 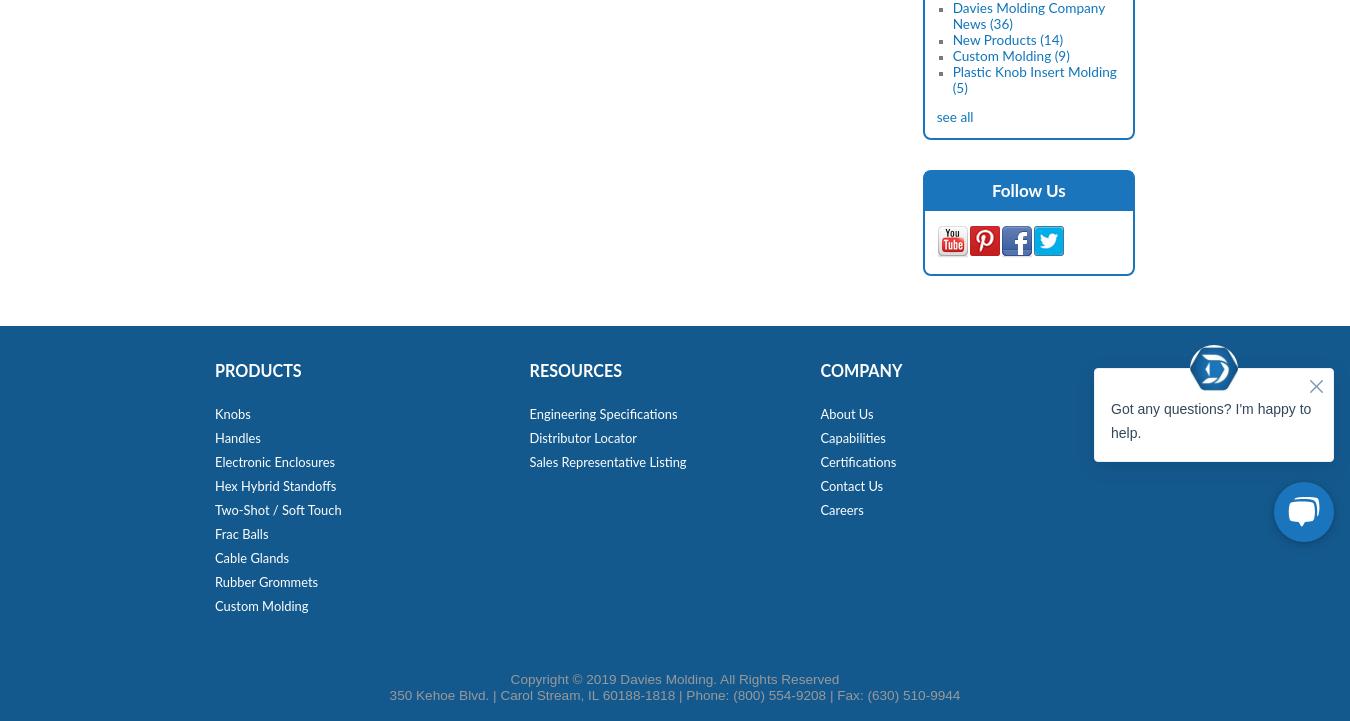 I want to click on 'Engineering Specifications', so click(x=603, y=415).